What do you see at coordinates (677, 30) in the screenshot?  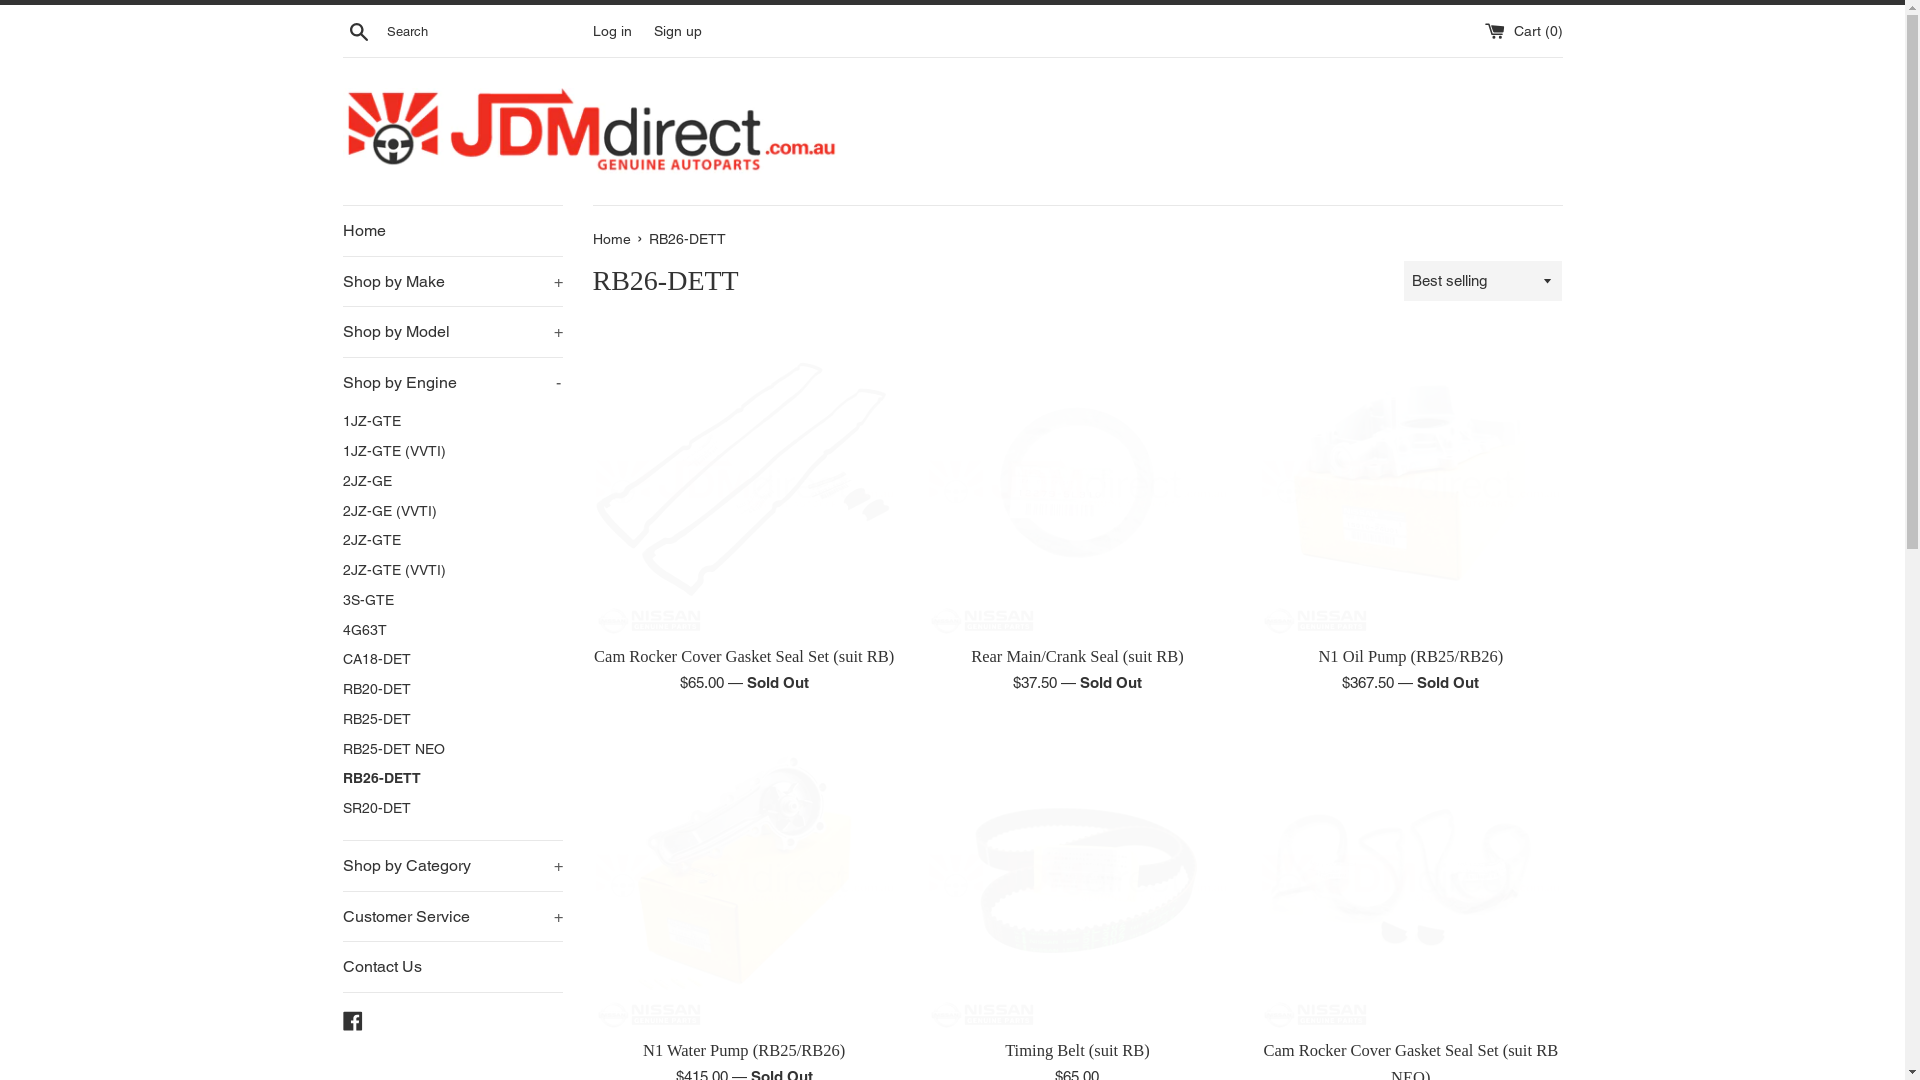 I see `'Sign up'` at bounding box center [677, 30].